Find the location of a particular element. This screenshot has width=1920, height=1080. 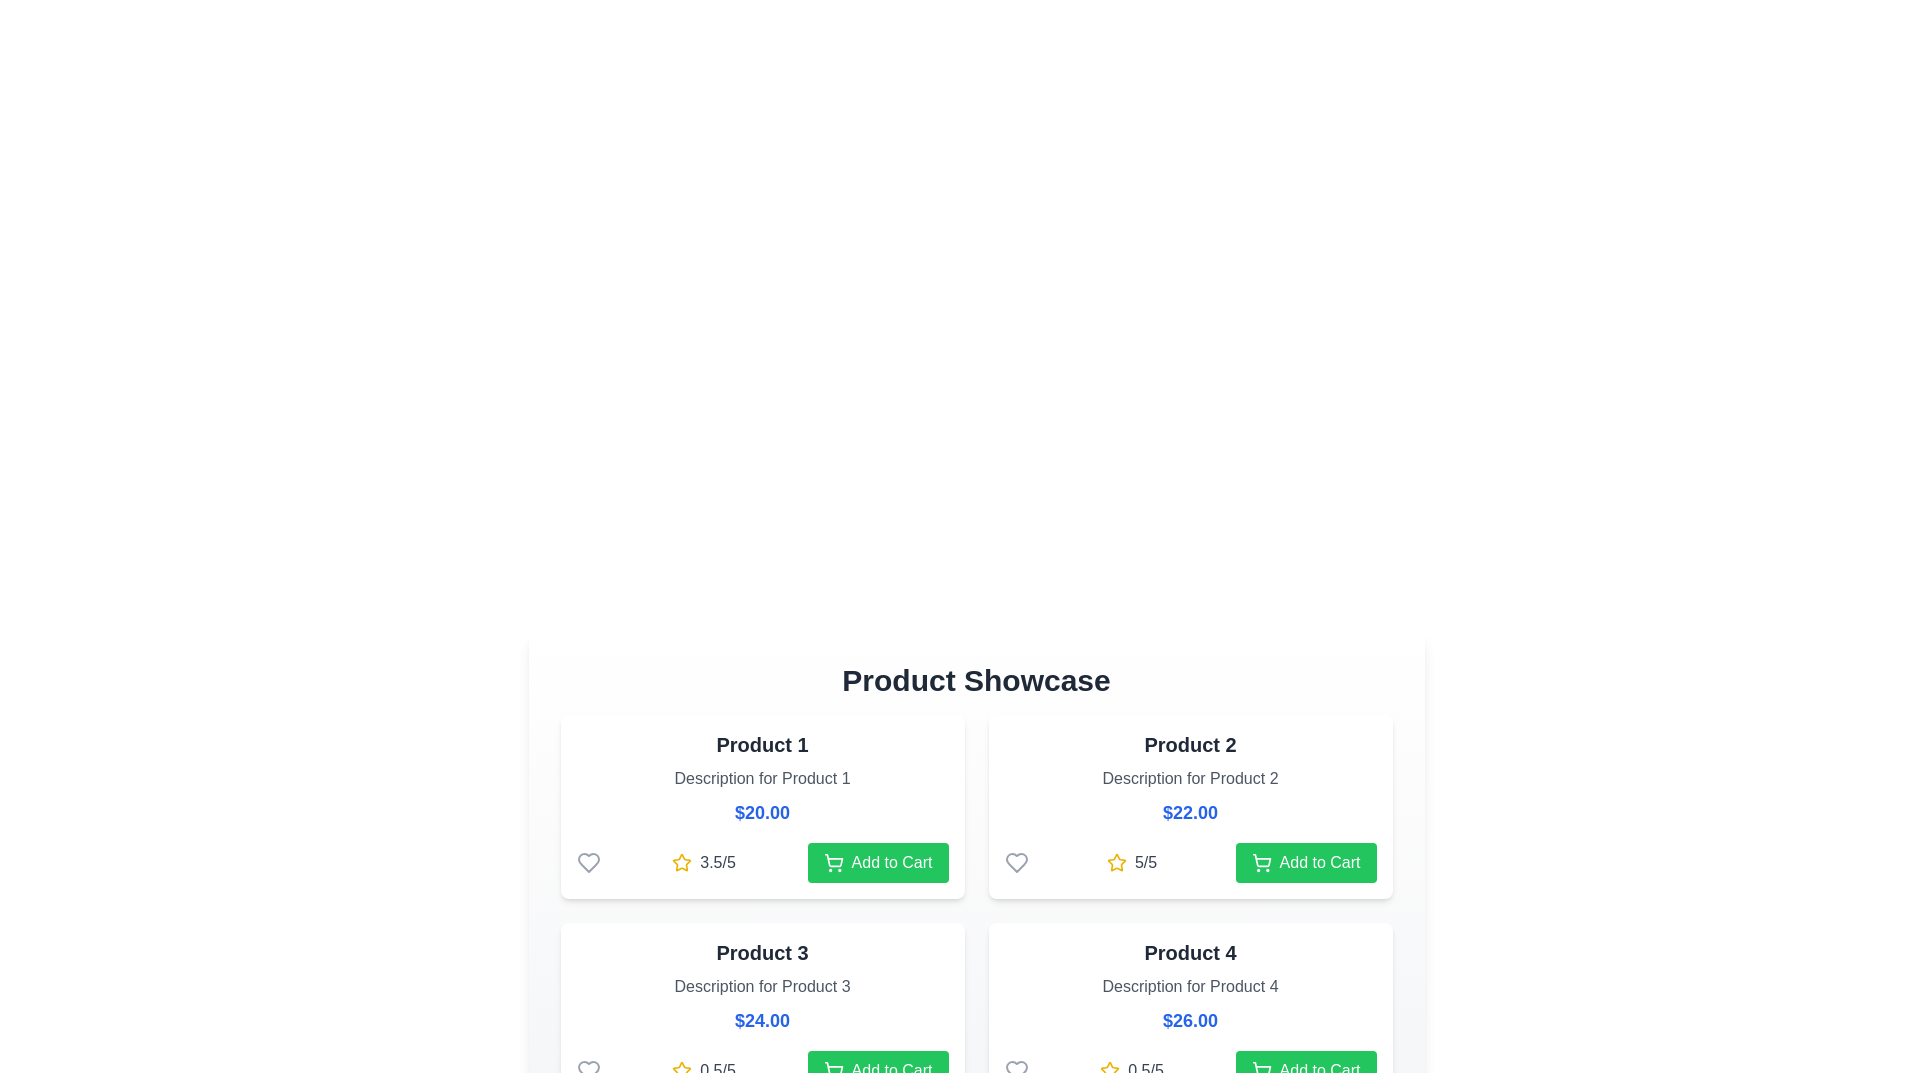

the hollow heart icon button located above the star rating in the 'Product 2' card is located at coordinates (1016, 862).